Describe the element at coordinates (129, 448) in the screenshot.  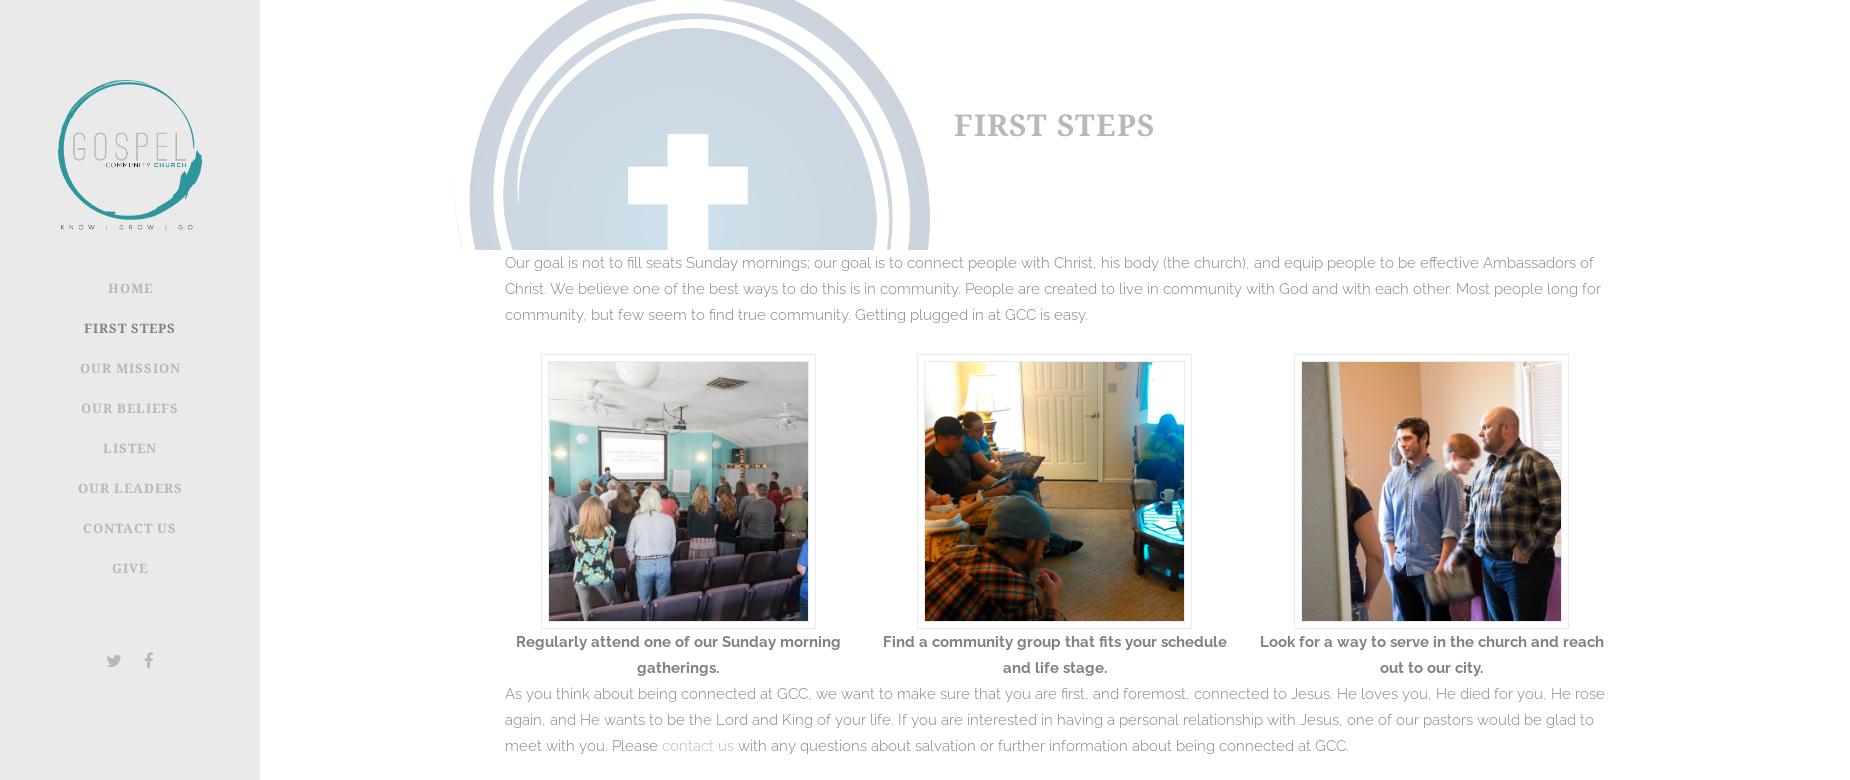
I see `'Listen'` at that location.